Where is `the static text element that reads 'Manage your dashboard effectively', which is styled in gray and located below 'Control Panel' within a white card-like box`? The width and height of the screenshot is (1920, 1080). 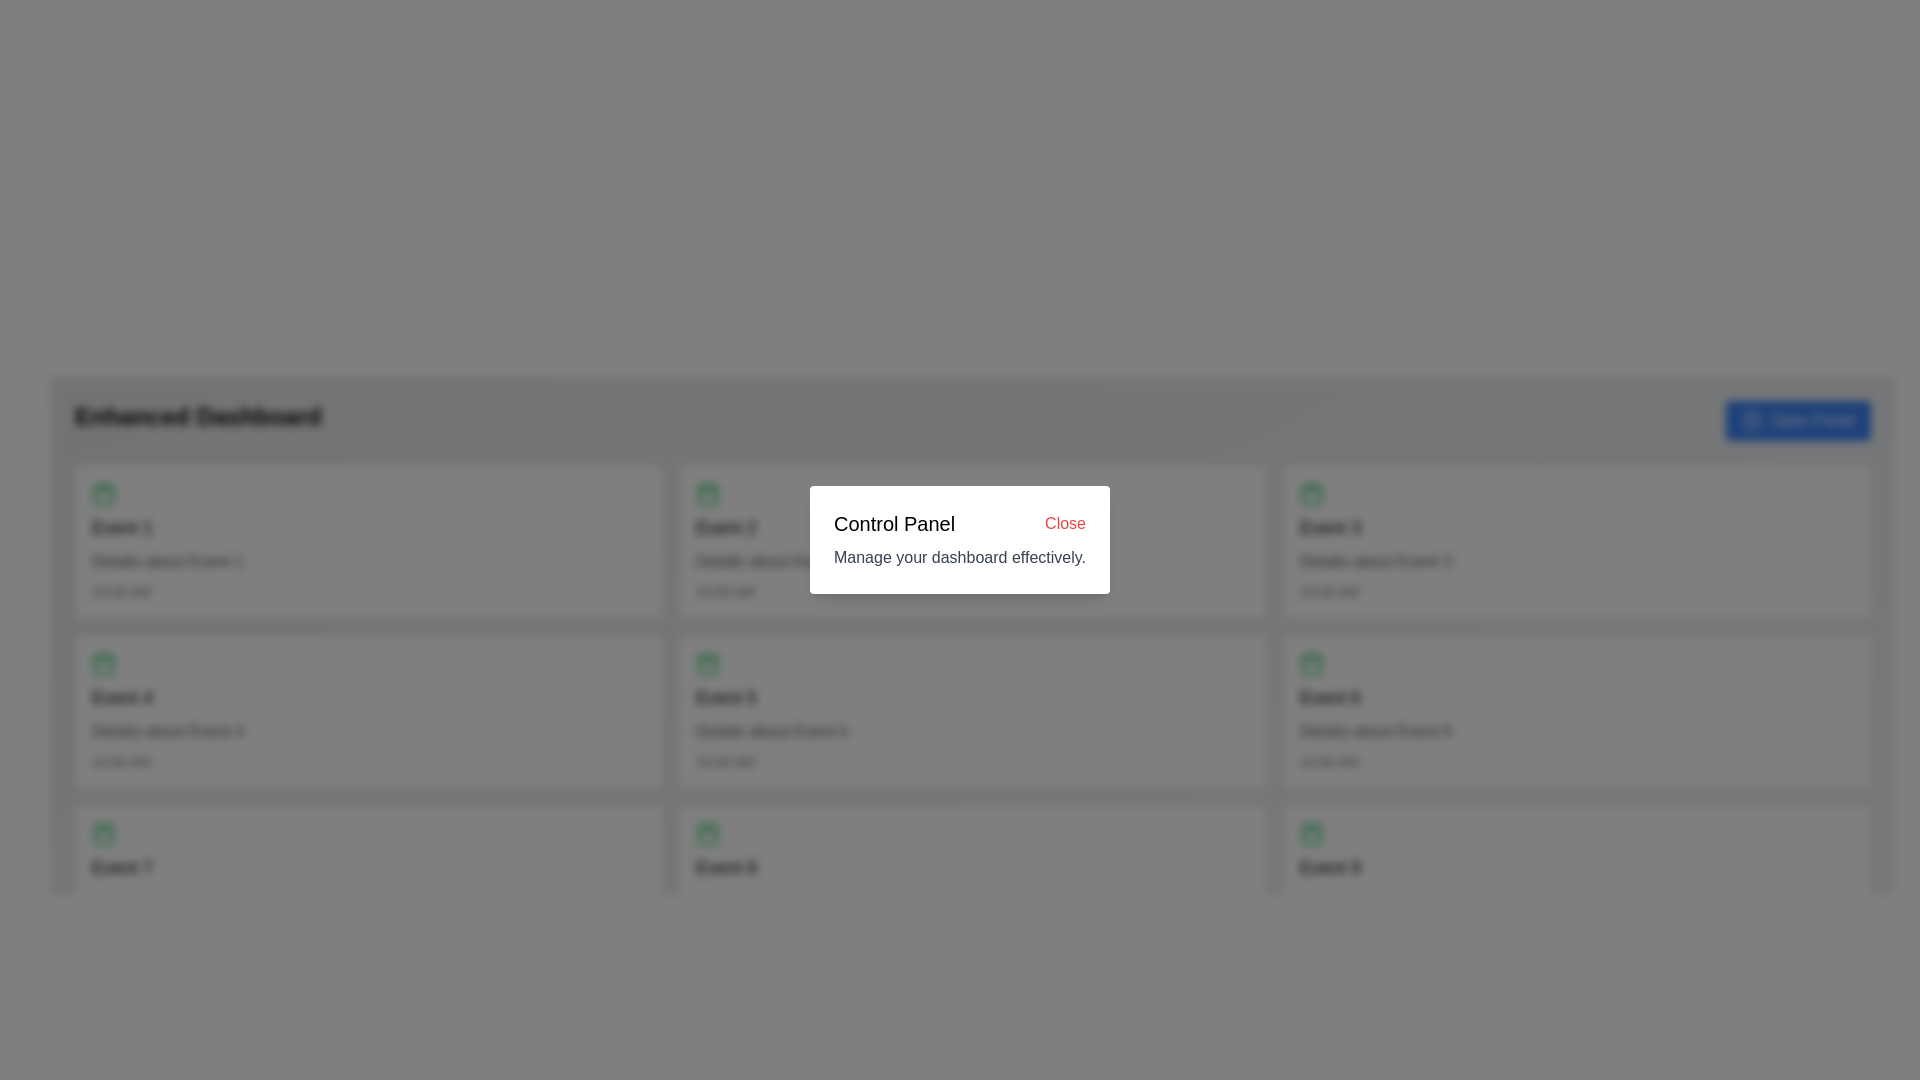
the static text element that reads 'Manage your dashboard effectively', which is styled in gray and located below 'Control Panel' within a white card-like box is located at coordinates (960, 558).